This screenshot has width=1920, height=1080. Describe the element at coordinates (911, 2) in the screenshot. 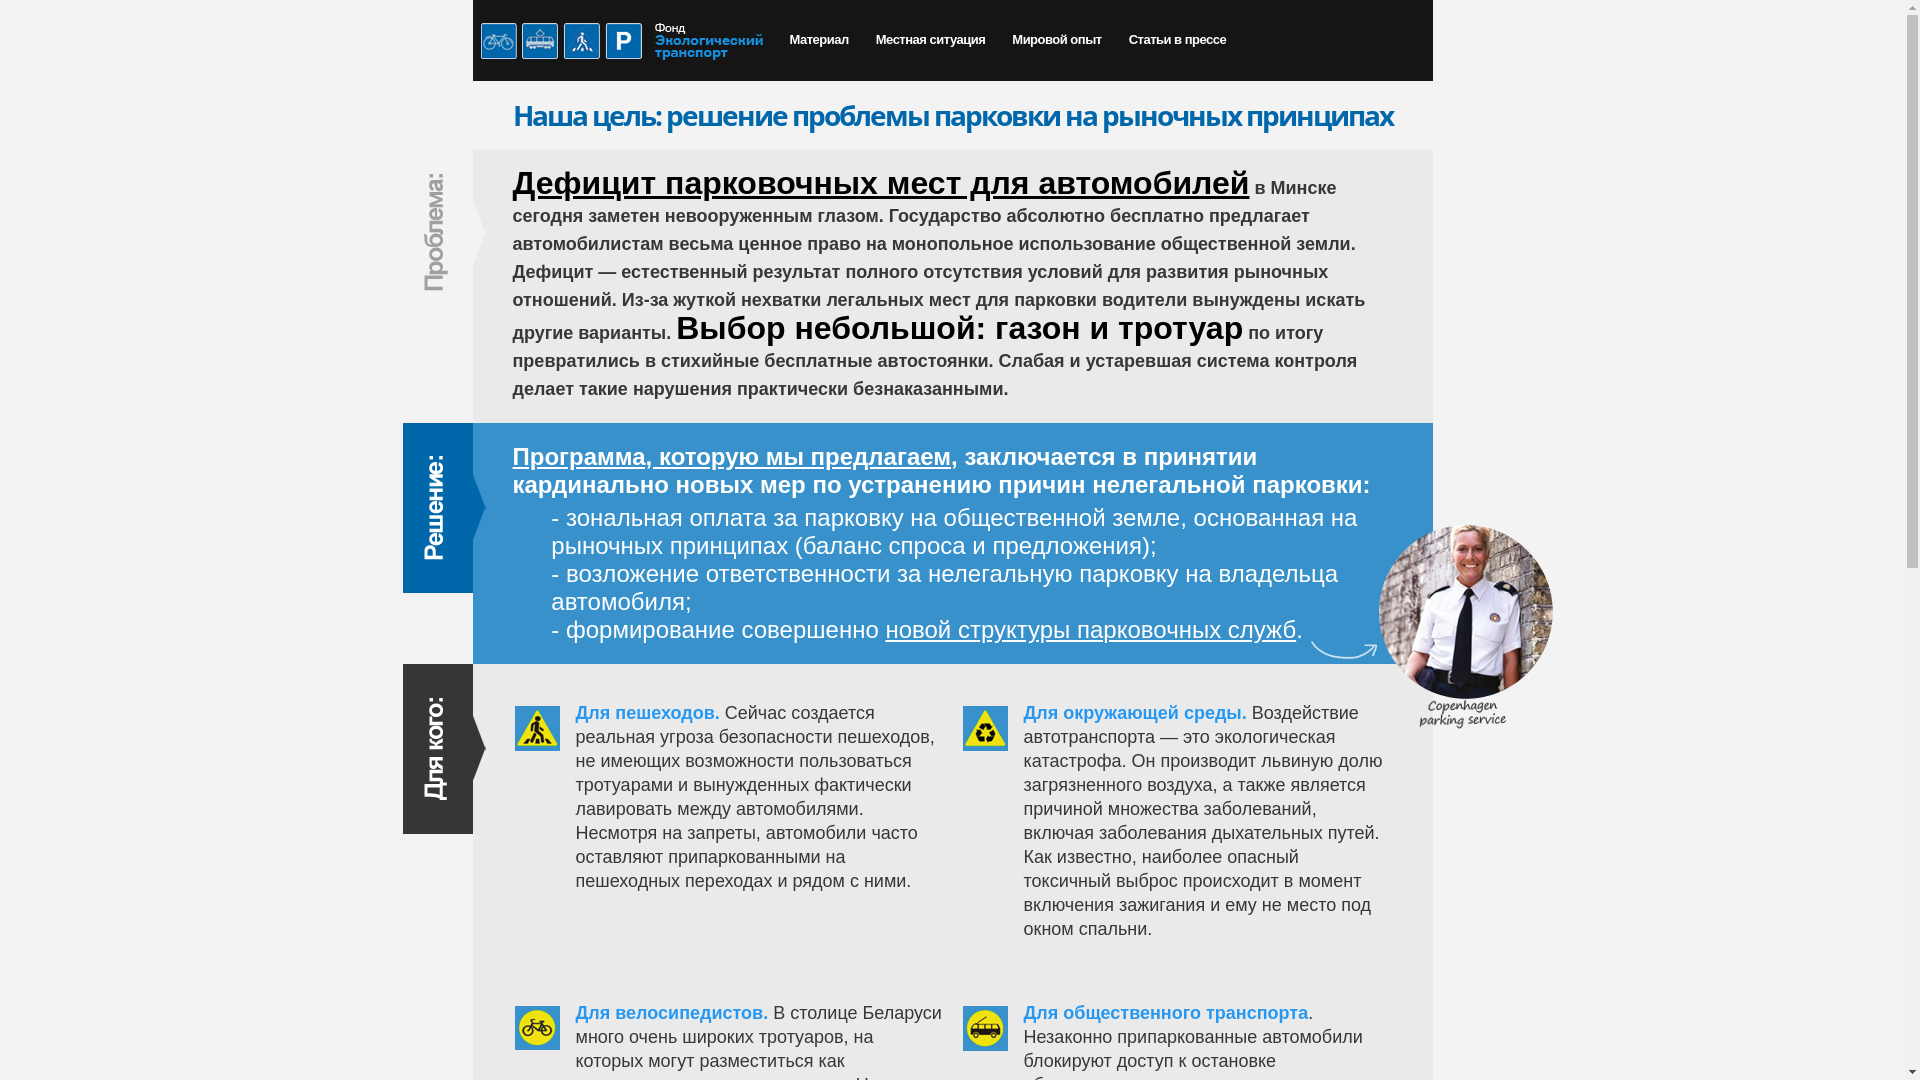

I see `'Skip to main content'` at that location.